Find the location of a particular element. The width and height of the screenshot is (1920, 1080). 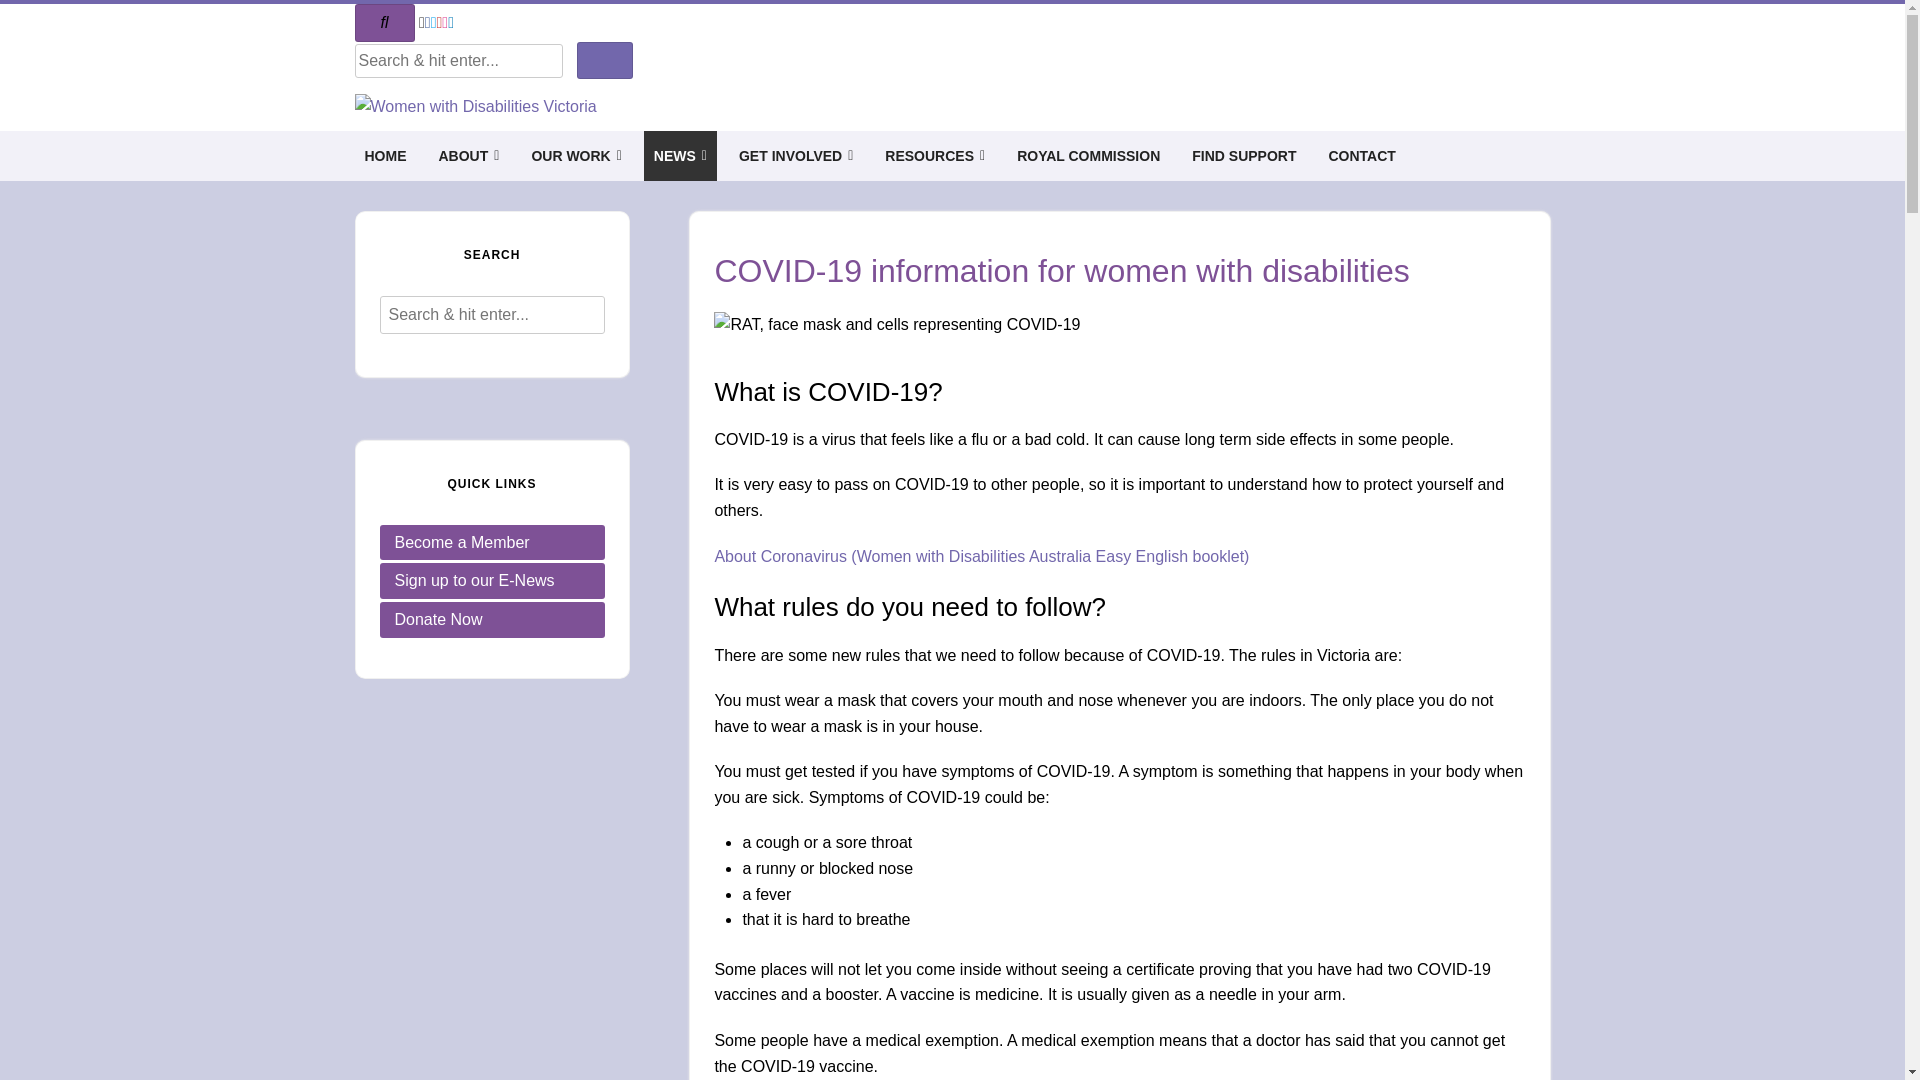

'Sign up to our E-News' is located at coordinates (492, 581).